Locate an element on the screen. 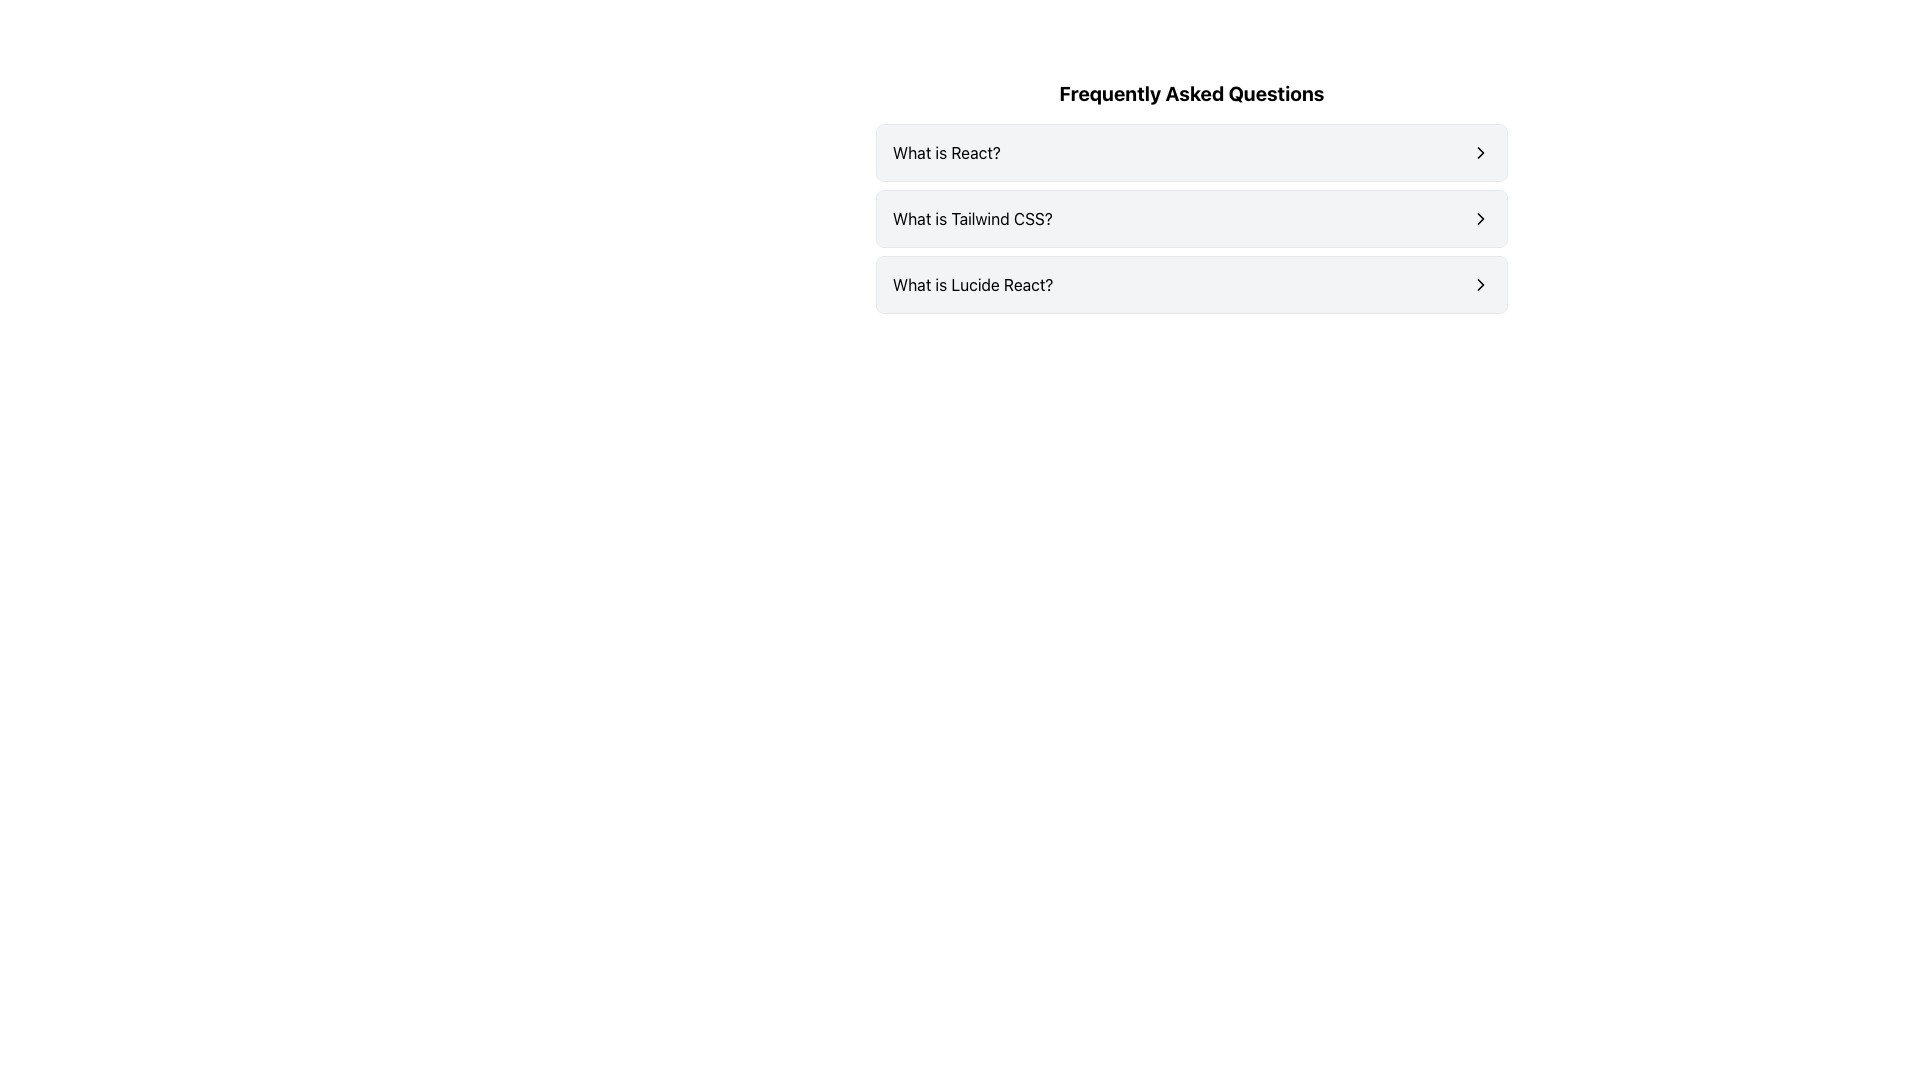  the chevron icon indicating the expandable button in the vertical list of options is located at coordinates (1481, 219).